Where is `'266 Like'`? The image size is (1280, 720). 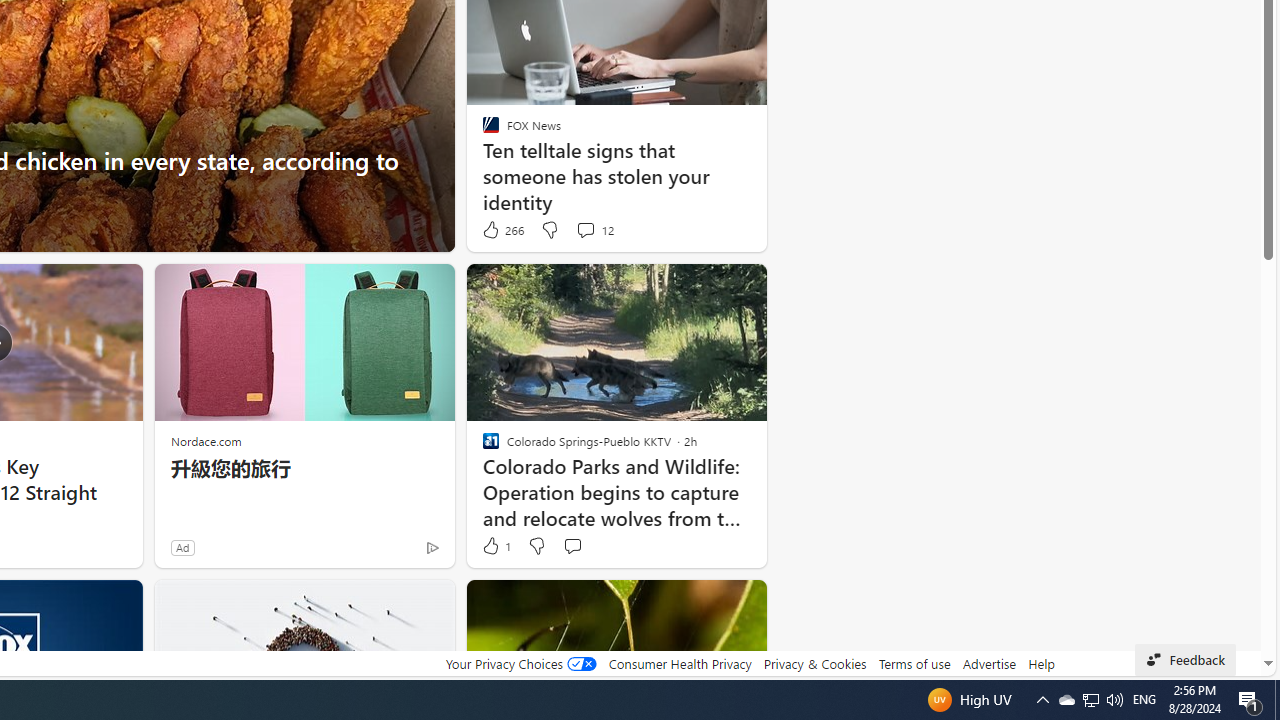
'266 Like' is located at coordinates (502, 229).